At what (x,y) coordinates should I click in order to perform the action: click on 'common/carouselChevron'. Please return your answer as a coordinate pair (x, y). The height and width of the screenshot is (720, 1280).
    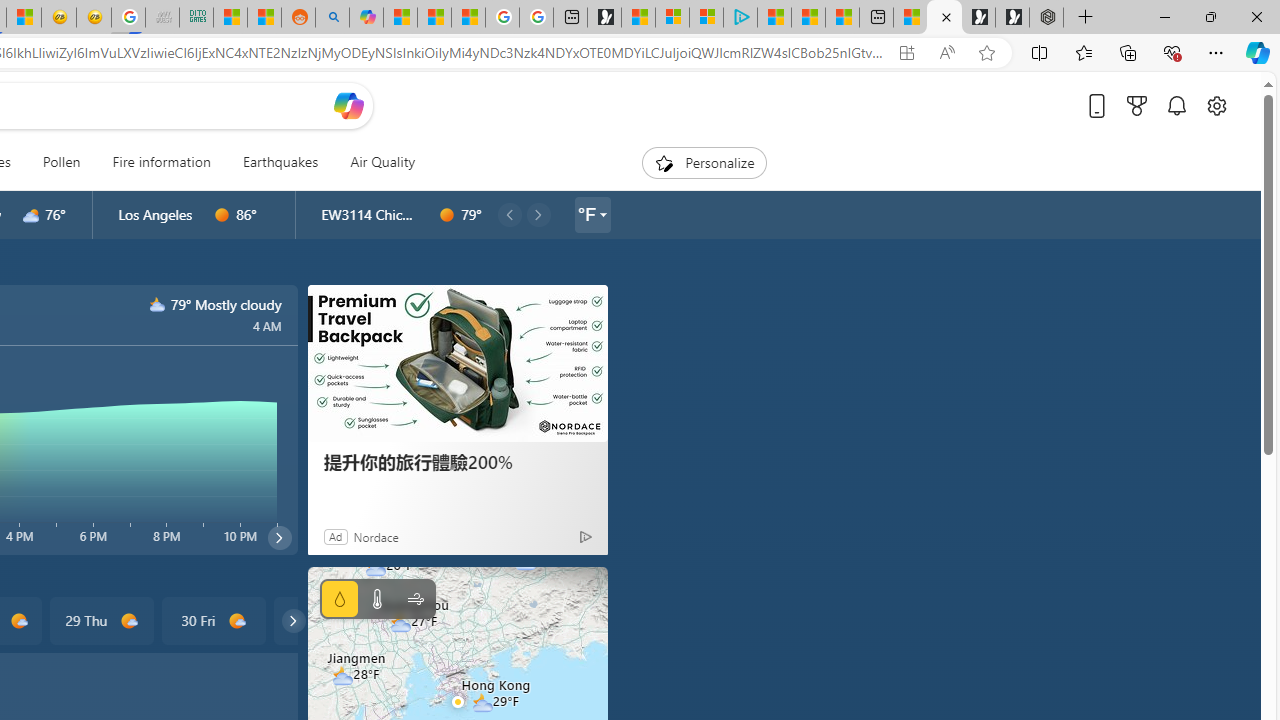
    Looking at the image, I should click on (292, 620).